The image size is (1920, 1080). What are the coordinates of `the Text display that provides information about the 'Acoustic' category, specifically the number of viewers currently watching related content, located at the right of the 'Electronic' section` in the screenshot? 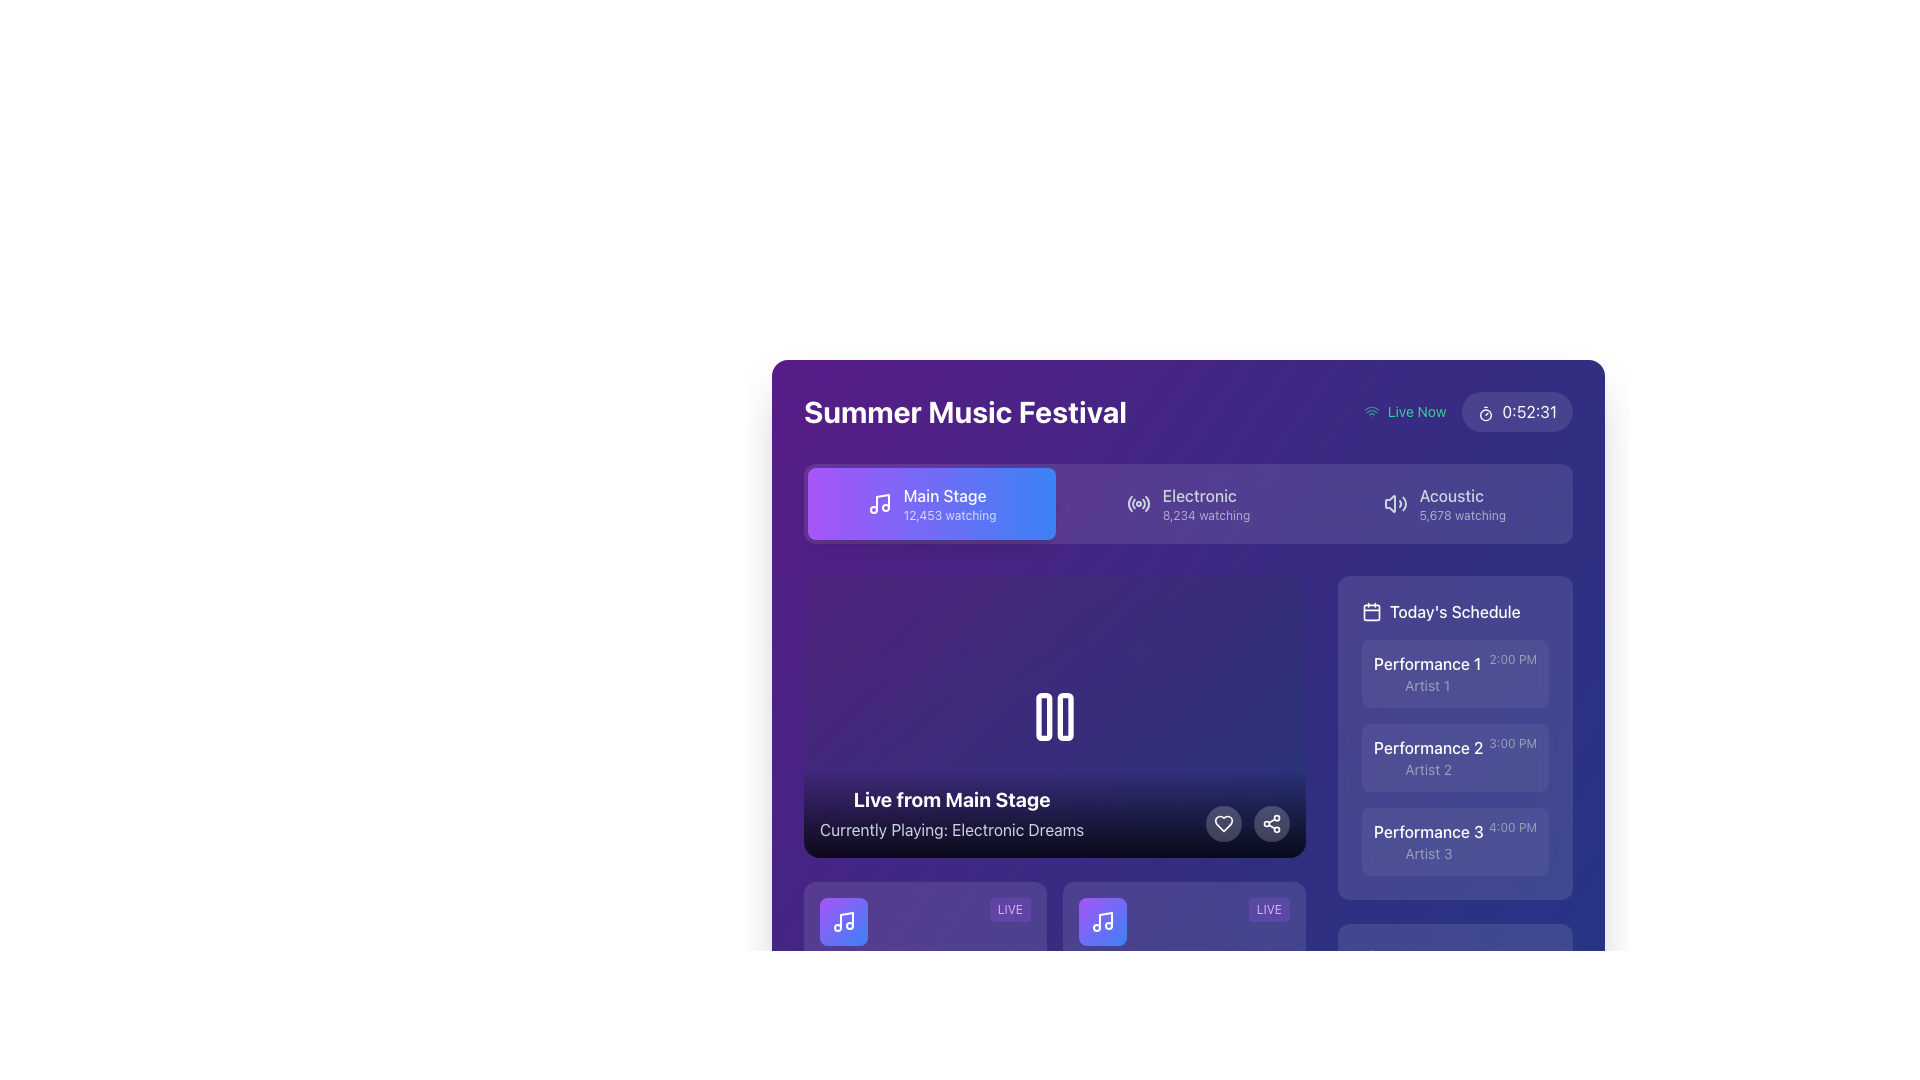 It's located at (1462, 503).